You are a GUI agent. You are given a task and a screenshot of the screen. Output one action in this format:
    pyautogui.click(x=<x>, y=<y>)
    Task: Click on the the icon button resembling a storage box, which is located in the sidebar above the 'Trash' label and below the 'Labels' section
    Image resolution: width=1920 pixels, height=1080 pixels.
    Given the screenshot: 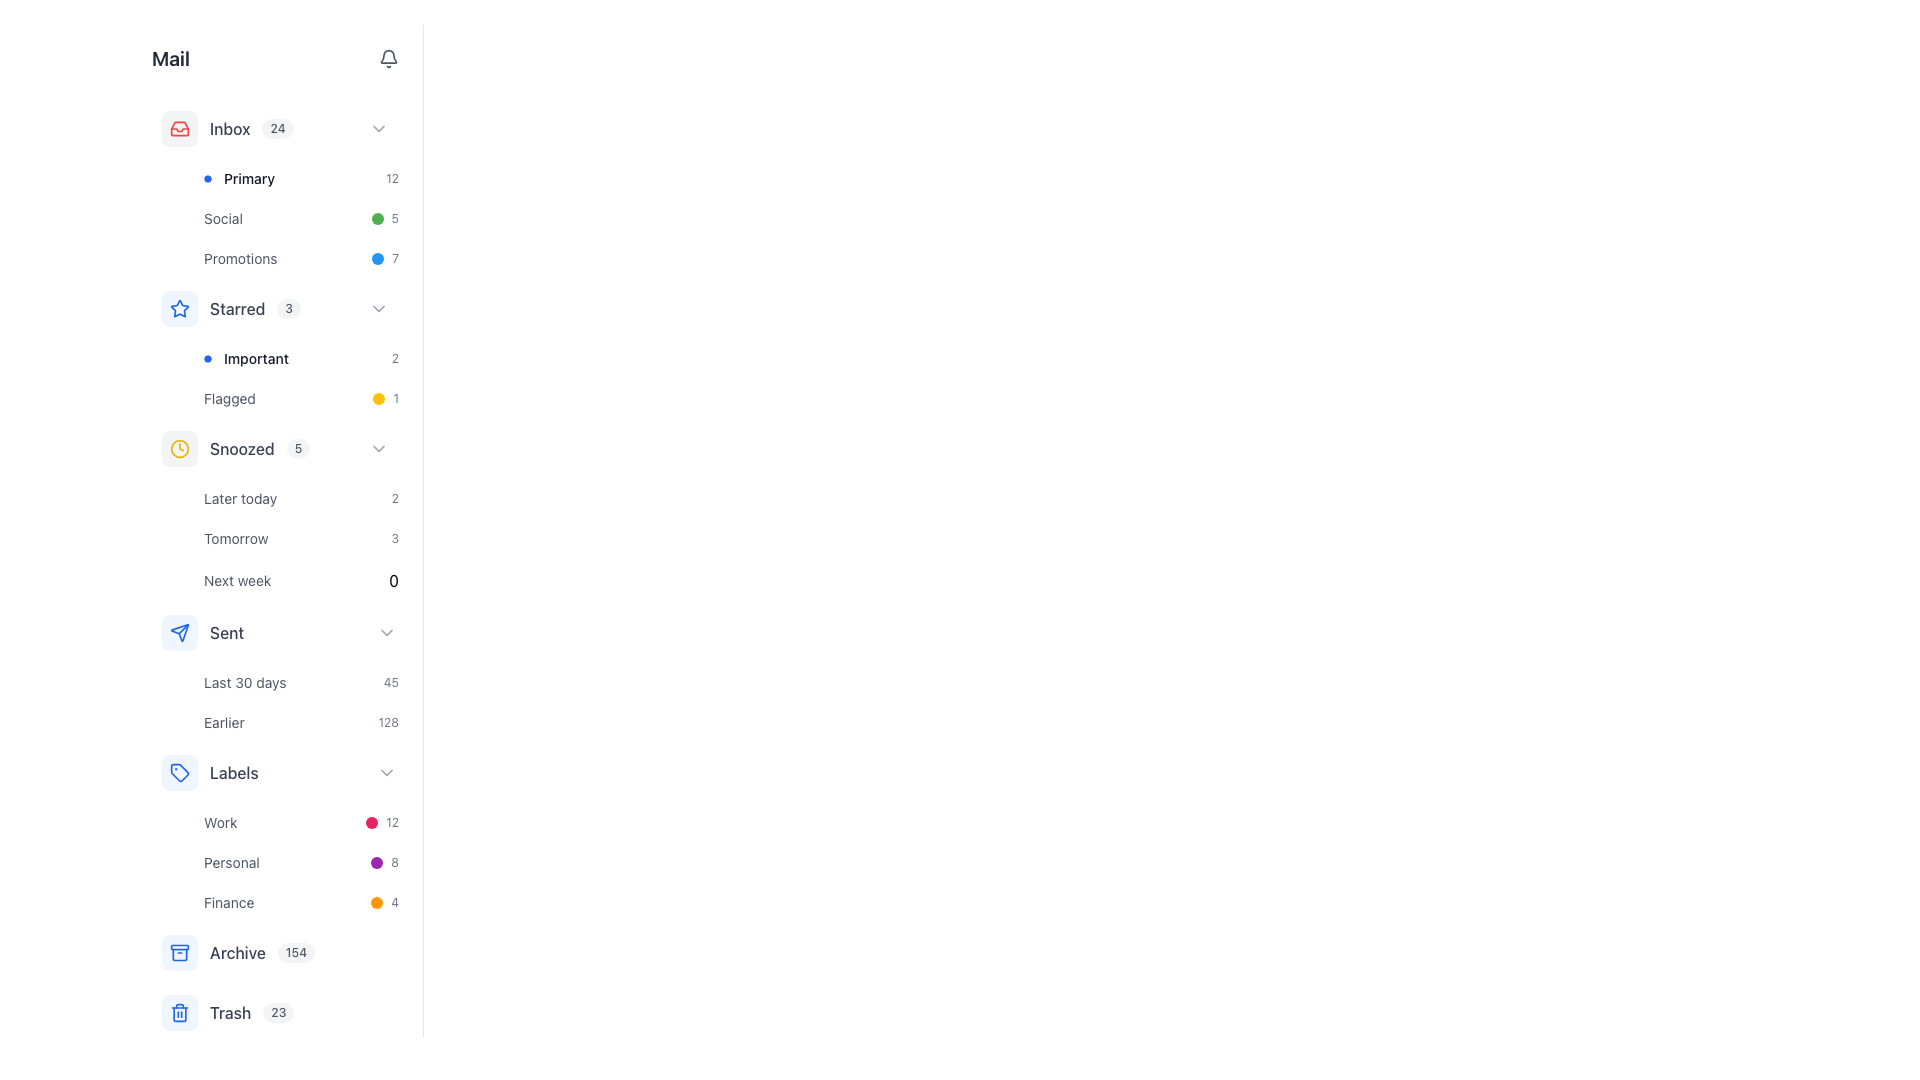 What is the action you would take?
    pyautogui.click(x=180, y=951)
    